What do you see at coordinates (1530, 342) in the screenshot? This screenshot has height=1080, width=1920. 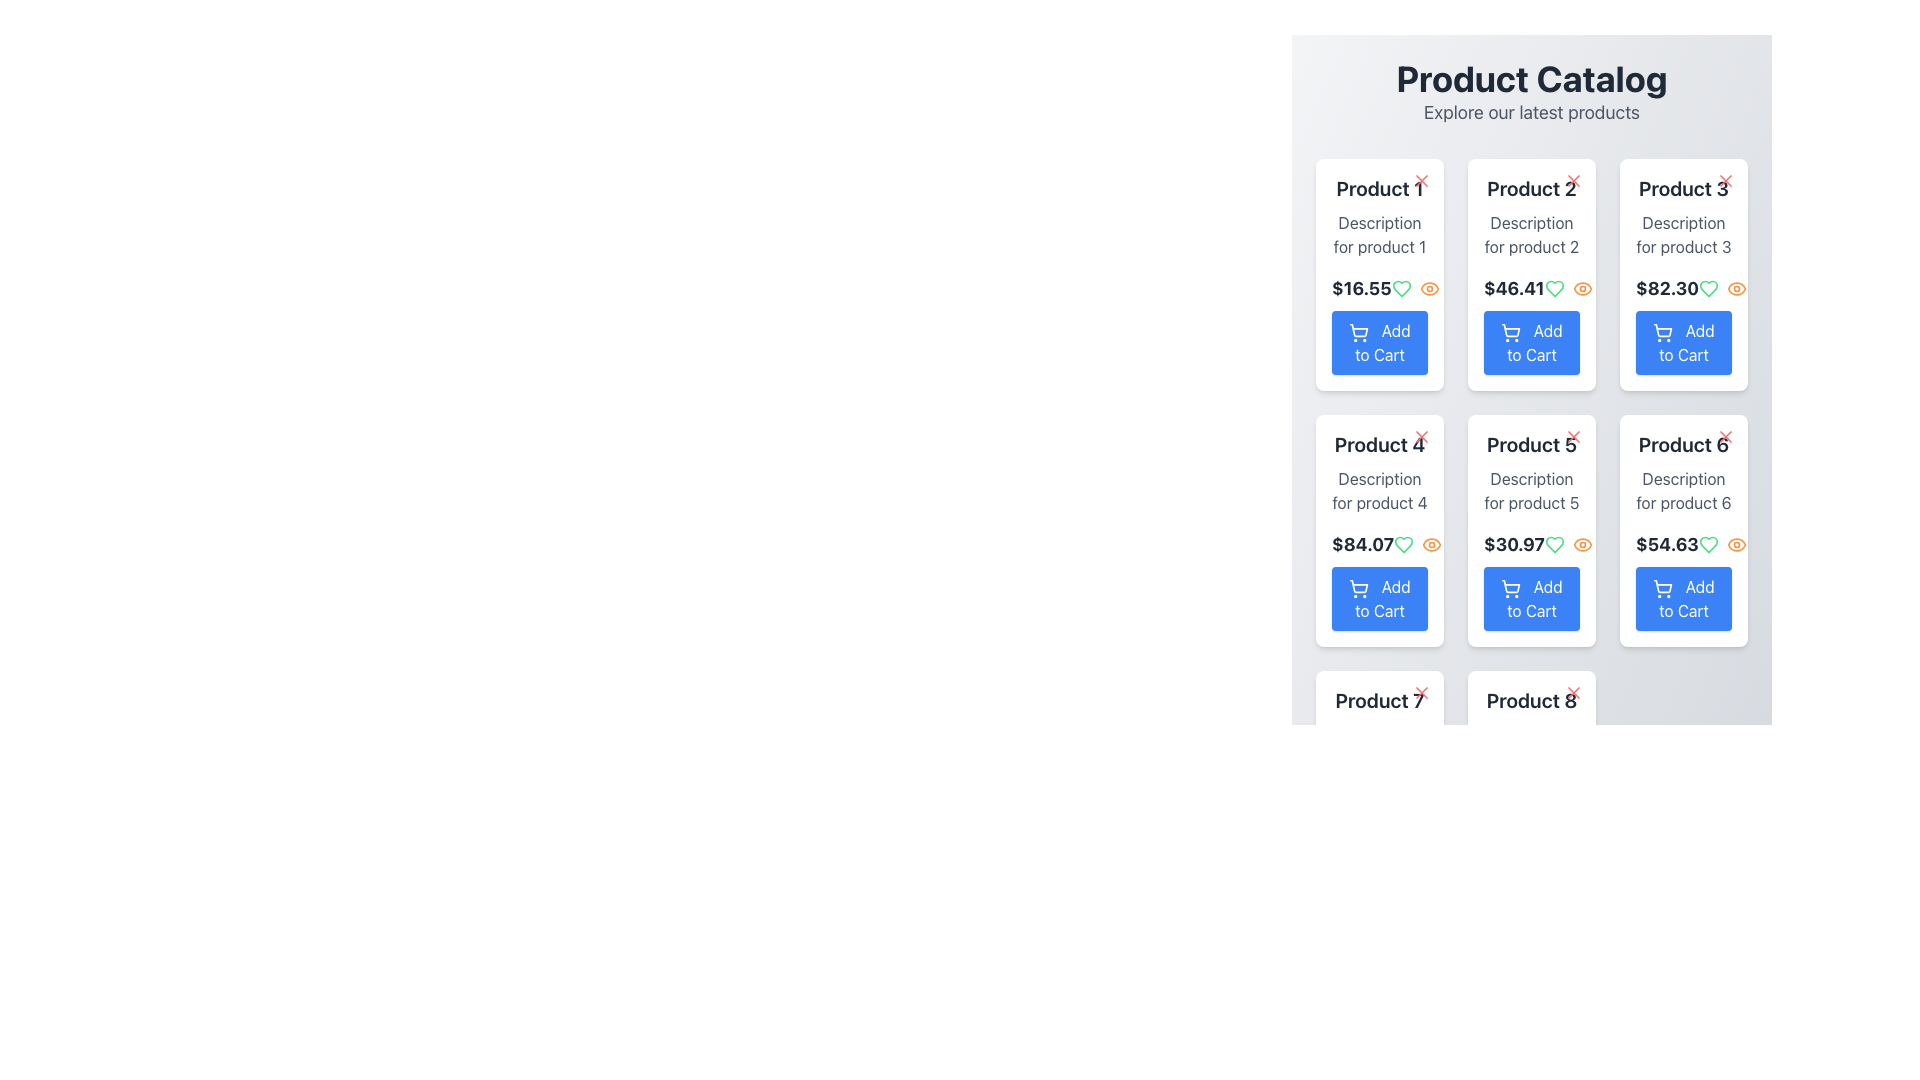 I see `the 'Add to Cart' button which has a blue background and white text, located at the bottom of the 'Product 2' card in the product grid` at bounding box center [1530, 342].